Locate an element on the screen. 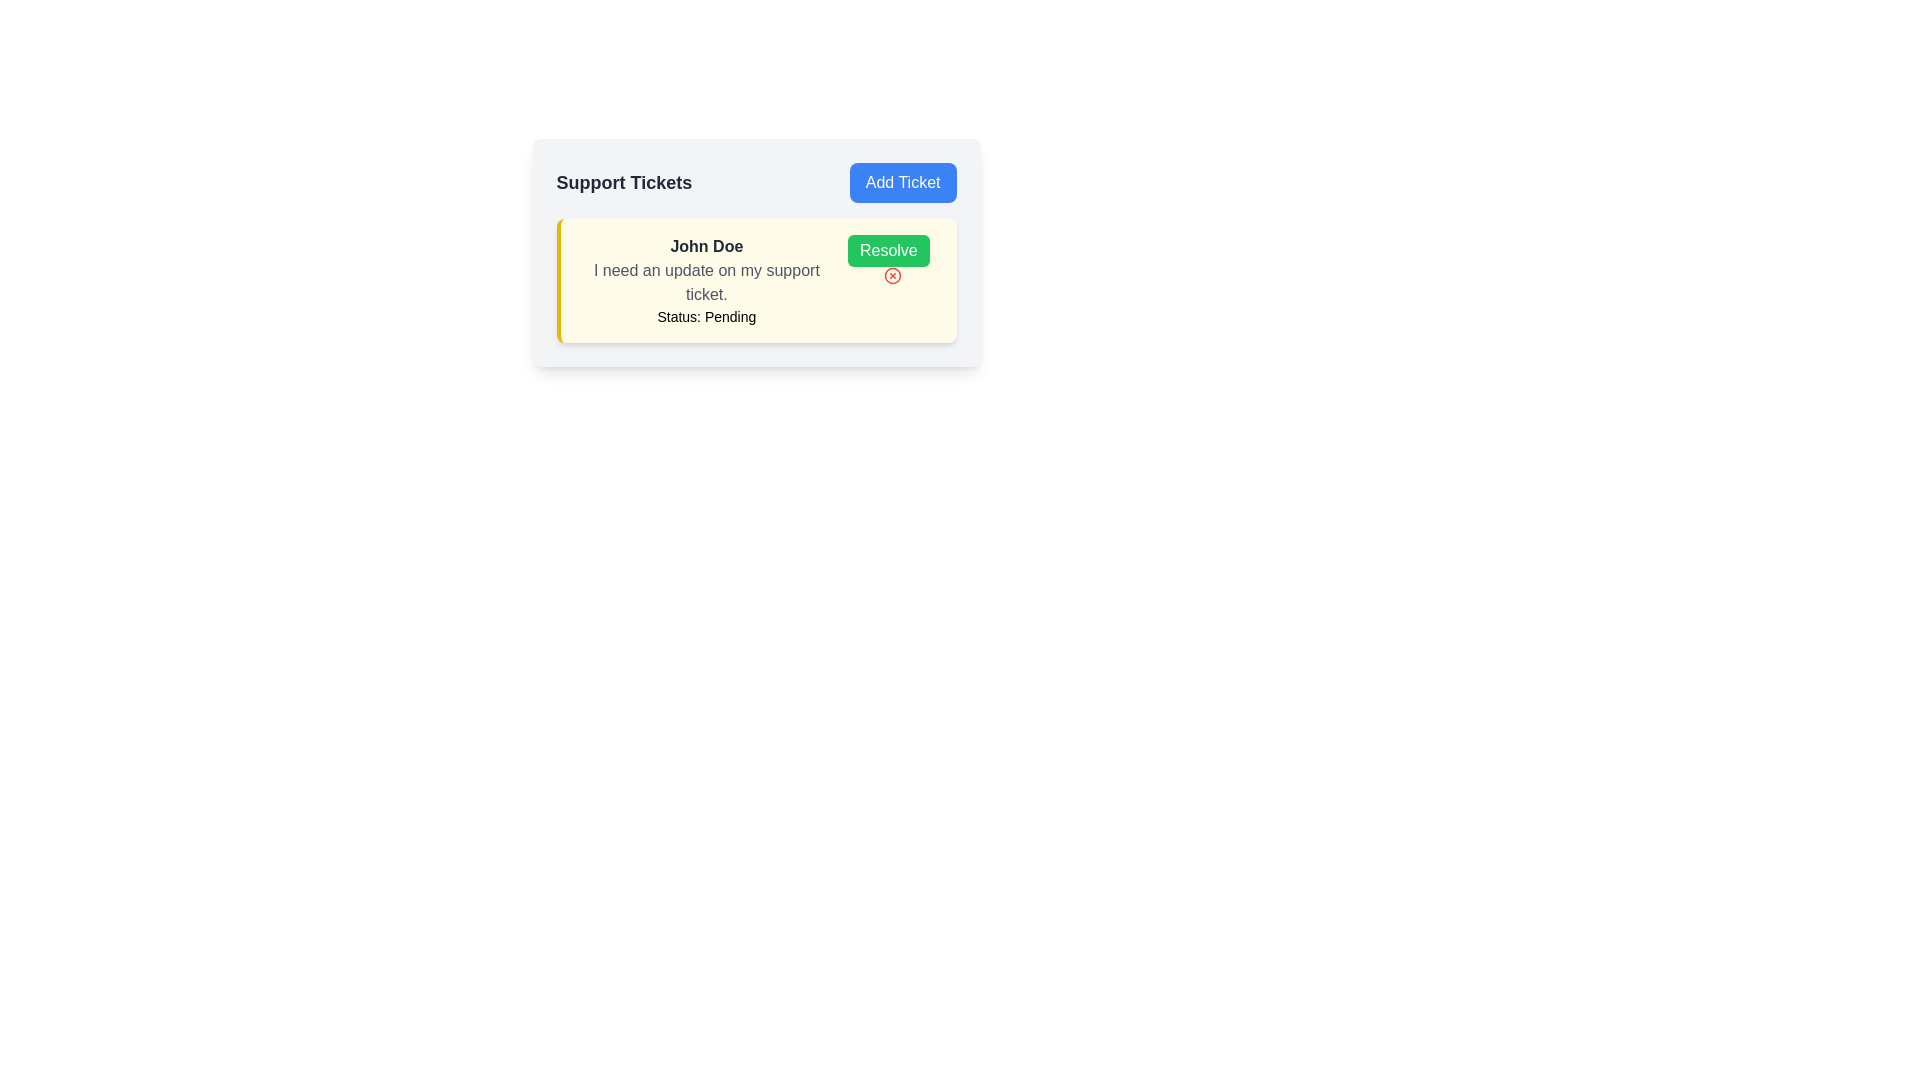  the composite text display element that provides details about a support ticket, located within a panel with a yellow background, positioned towards the upper-middle part of the panel, to the left of the 'Resolve' button is located at coordinates (706, 281).